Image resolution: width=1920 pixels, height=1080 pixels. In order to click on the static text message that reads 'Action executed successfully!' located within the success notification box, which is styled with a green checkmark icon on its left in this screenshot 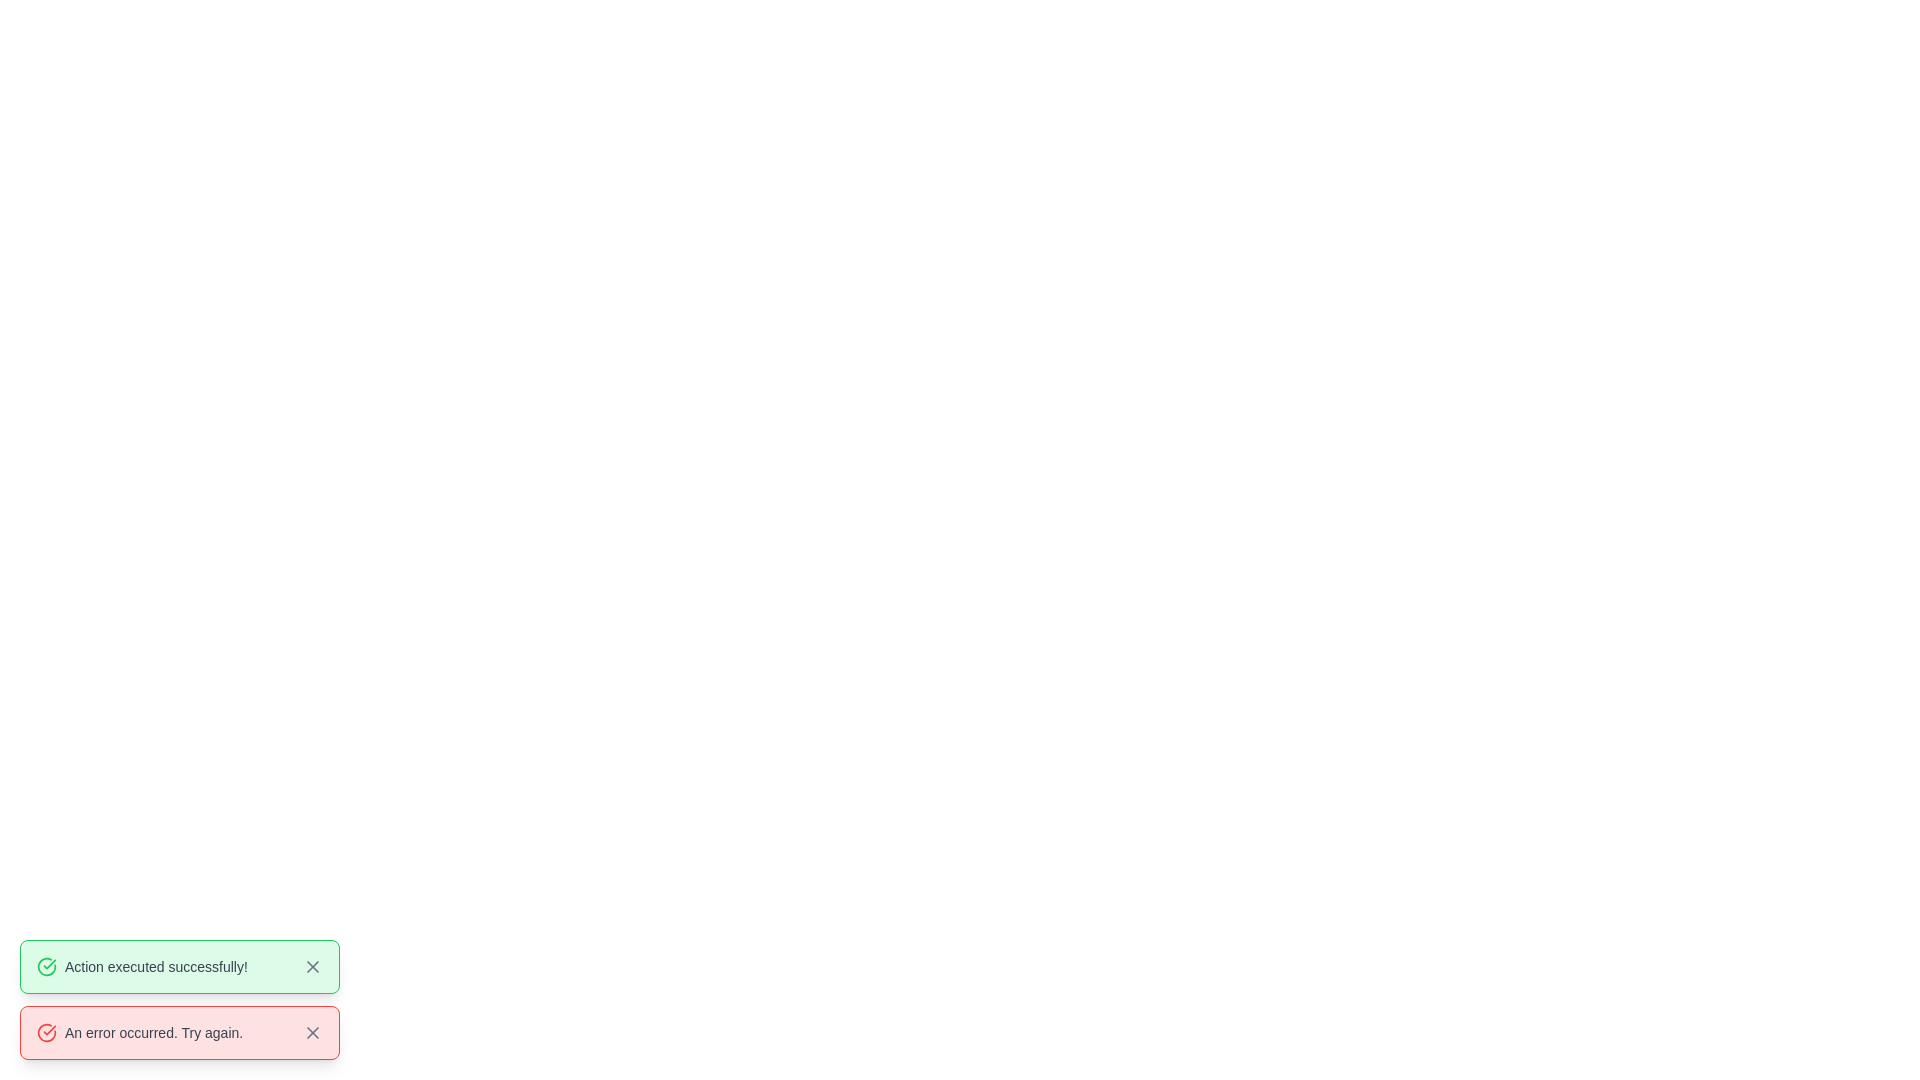, I will do `click(141, 966)`.